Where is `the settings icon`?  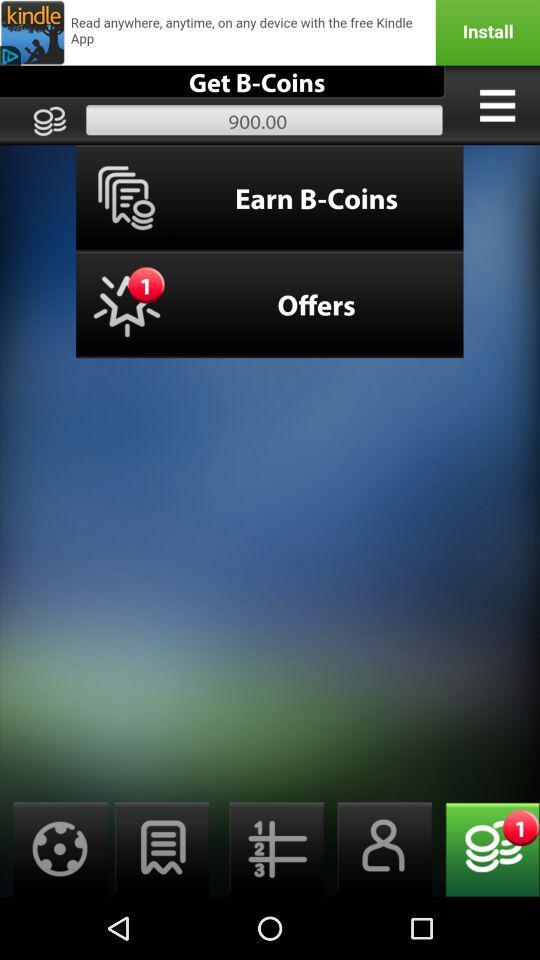 the settings icon is located at coordinates (54, 909).